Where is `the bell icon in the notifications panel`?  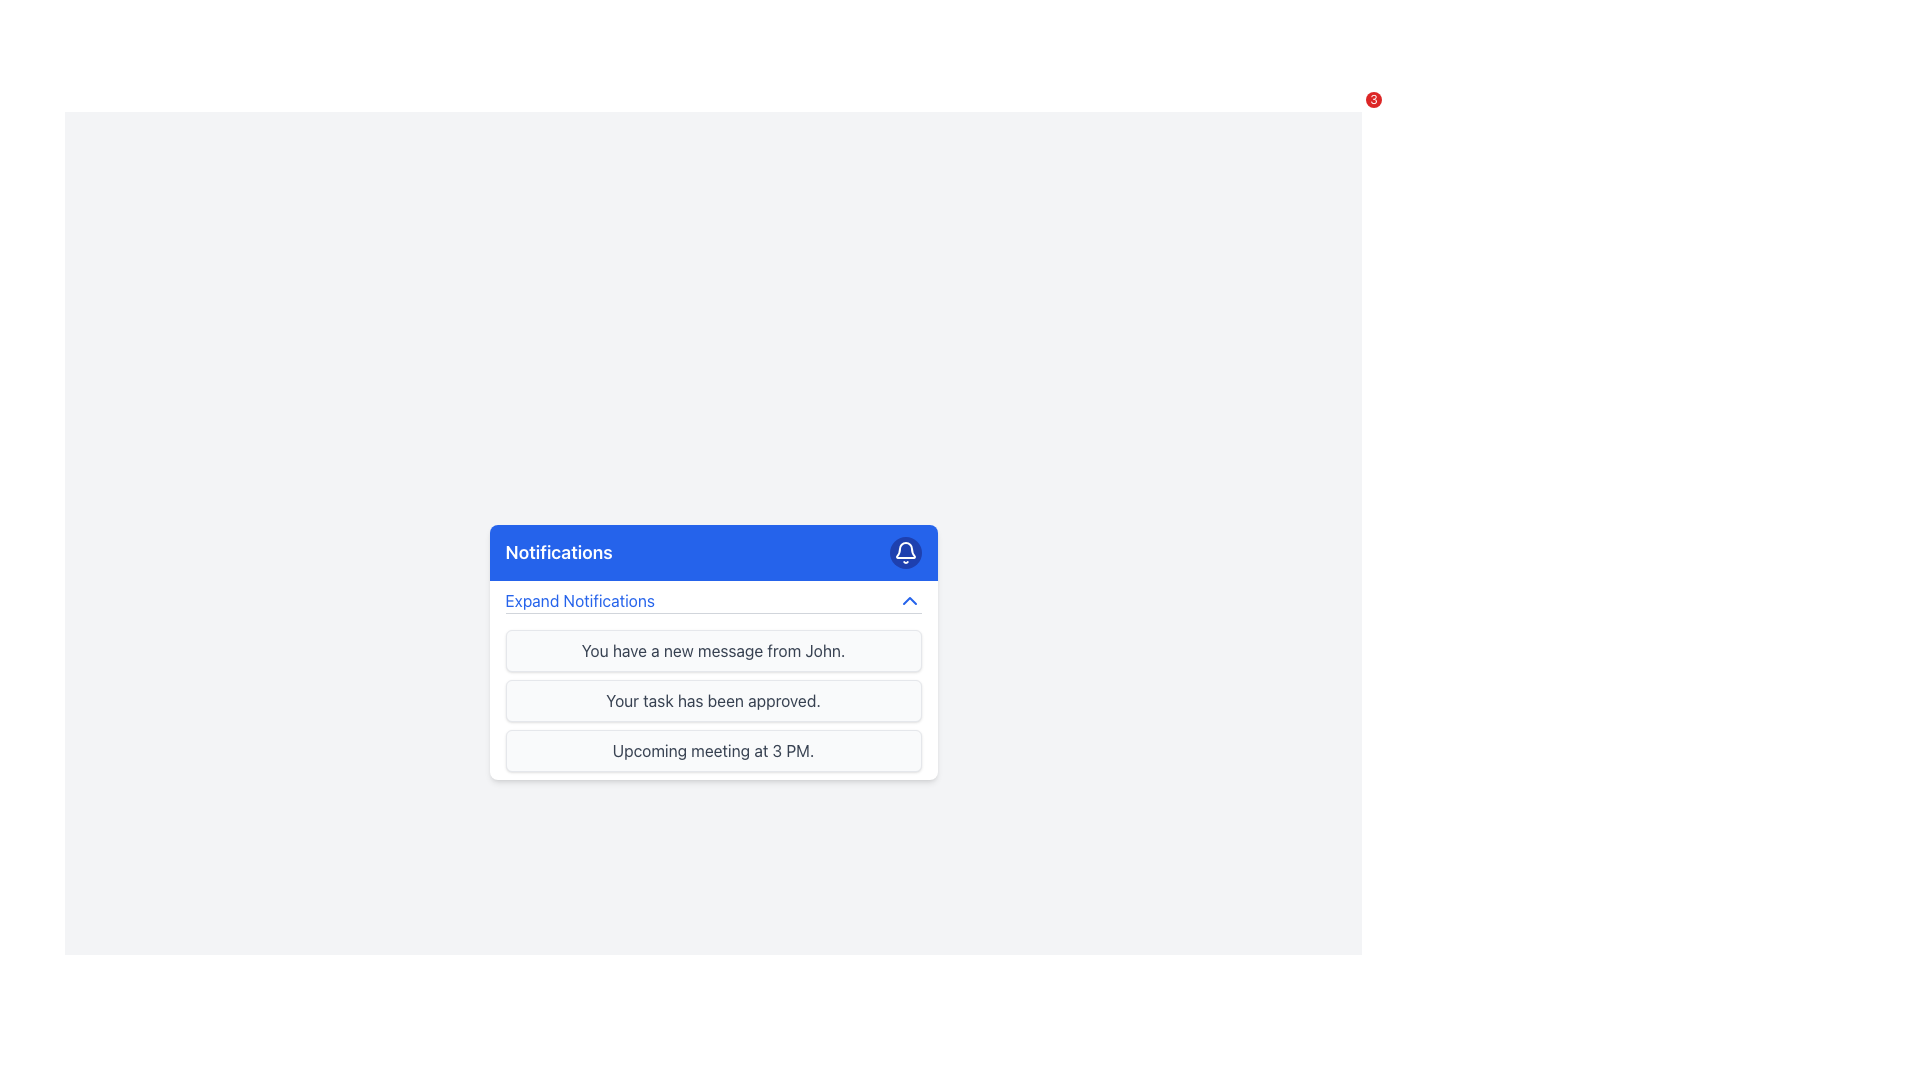 the bell icon in the notifications panel is located at coordinates (904, 550).